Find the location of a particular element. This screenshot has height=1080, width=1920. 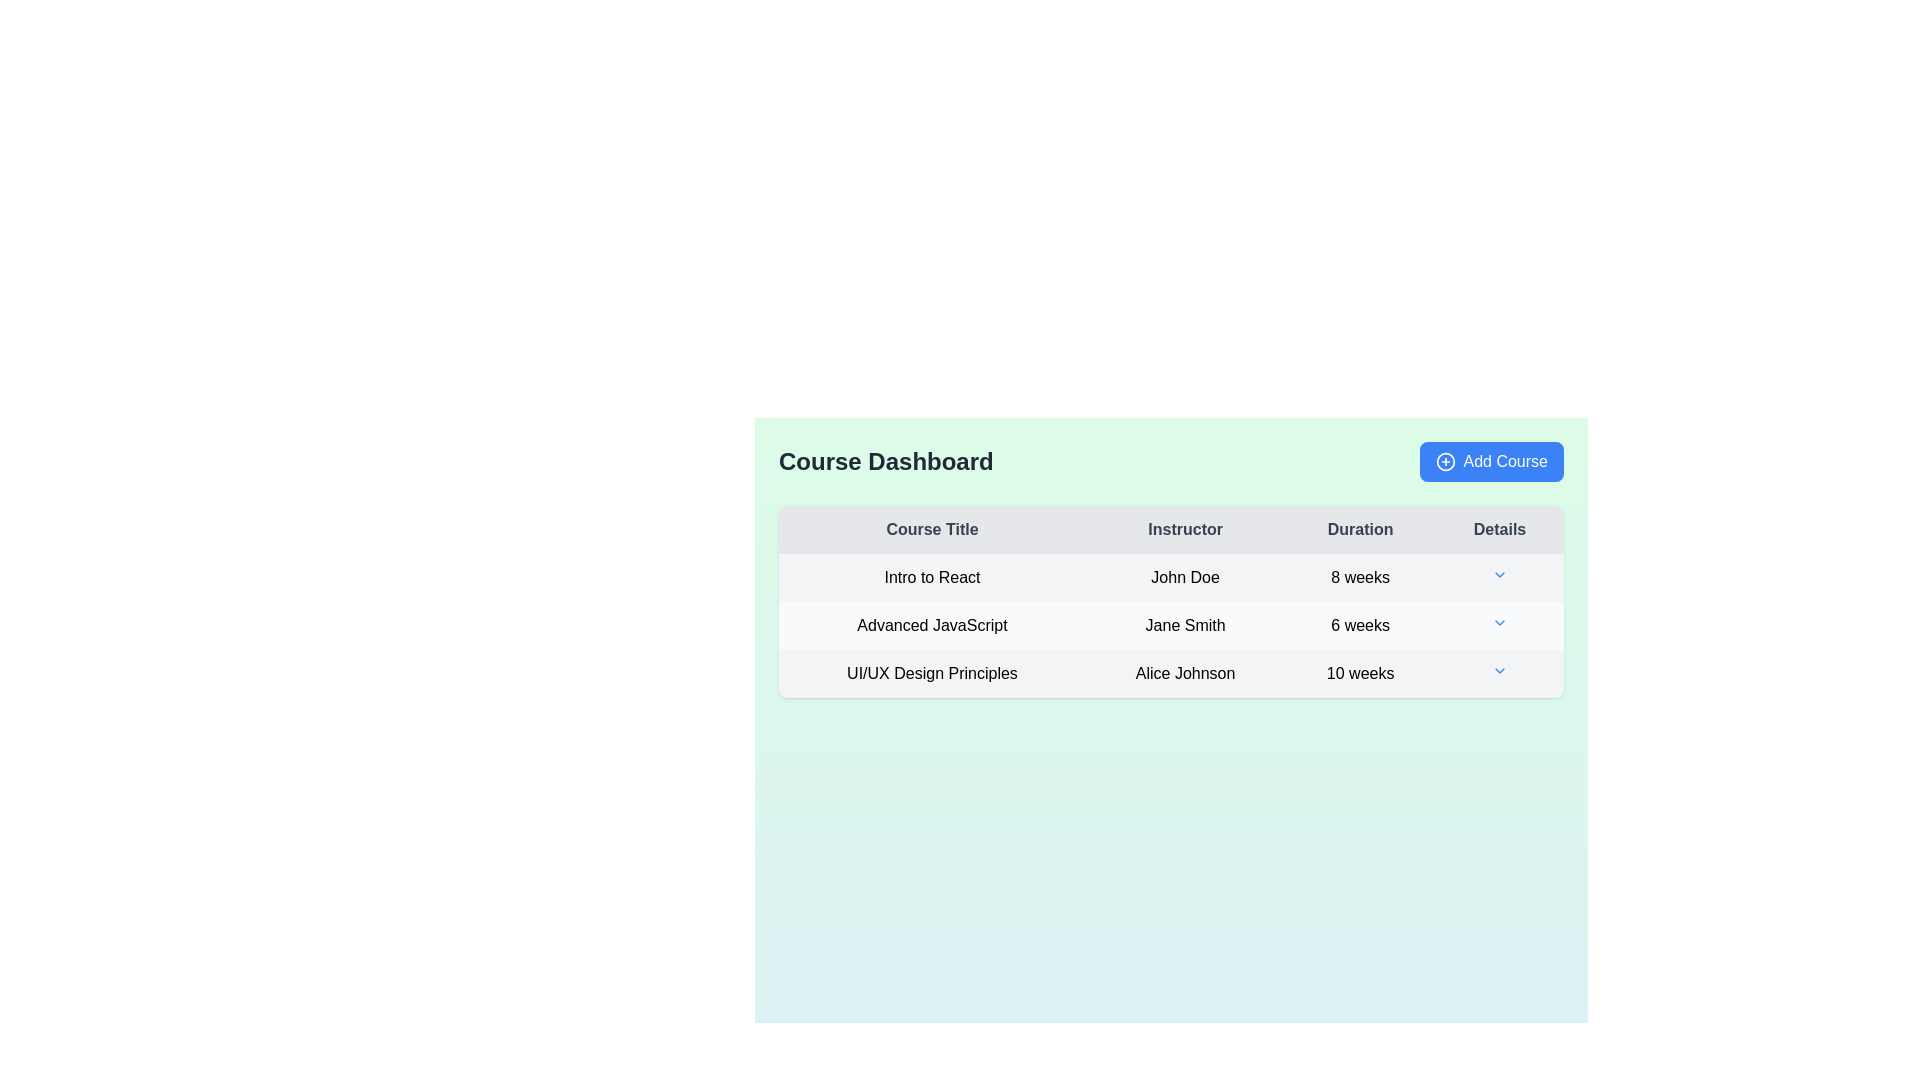

the 'Duration' column header label in the table, which is located between 'Instructor' and 'Details' is located at coordinates (1360, 528).